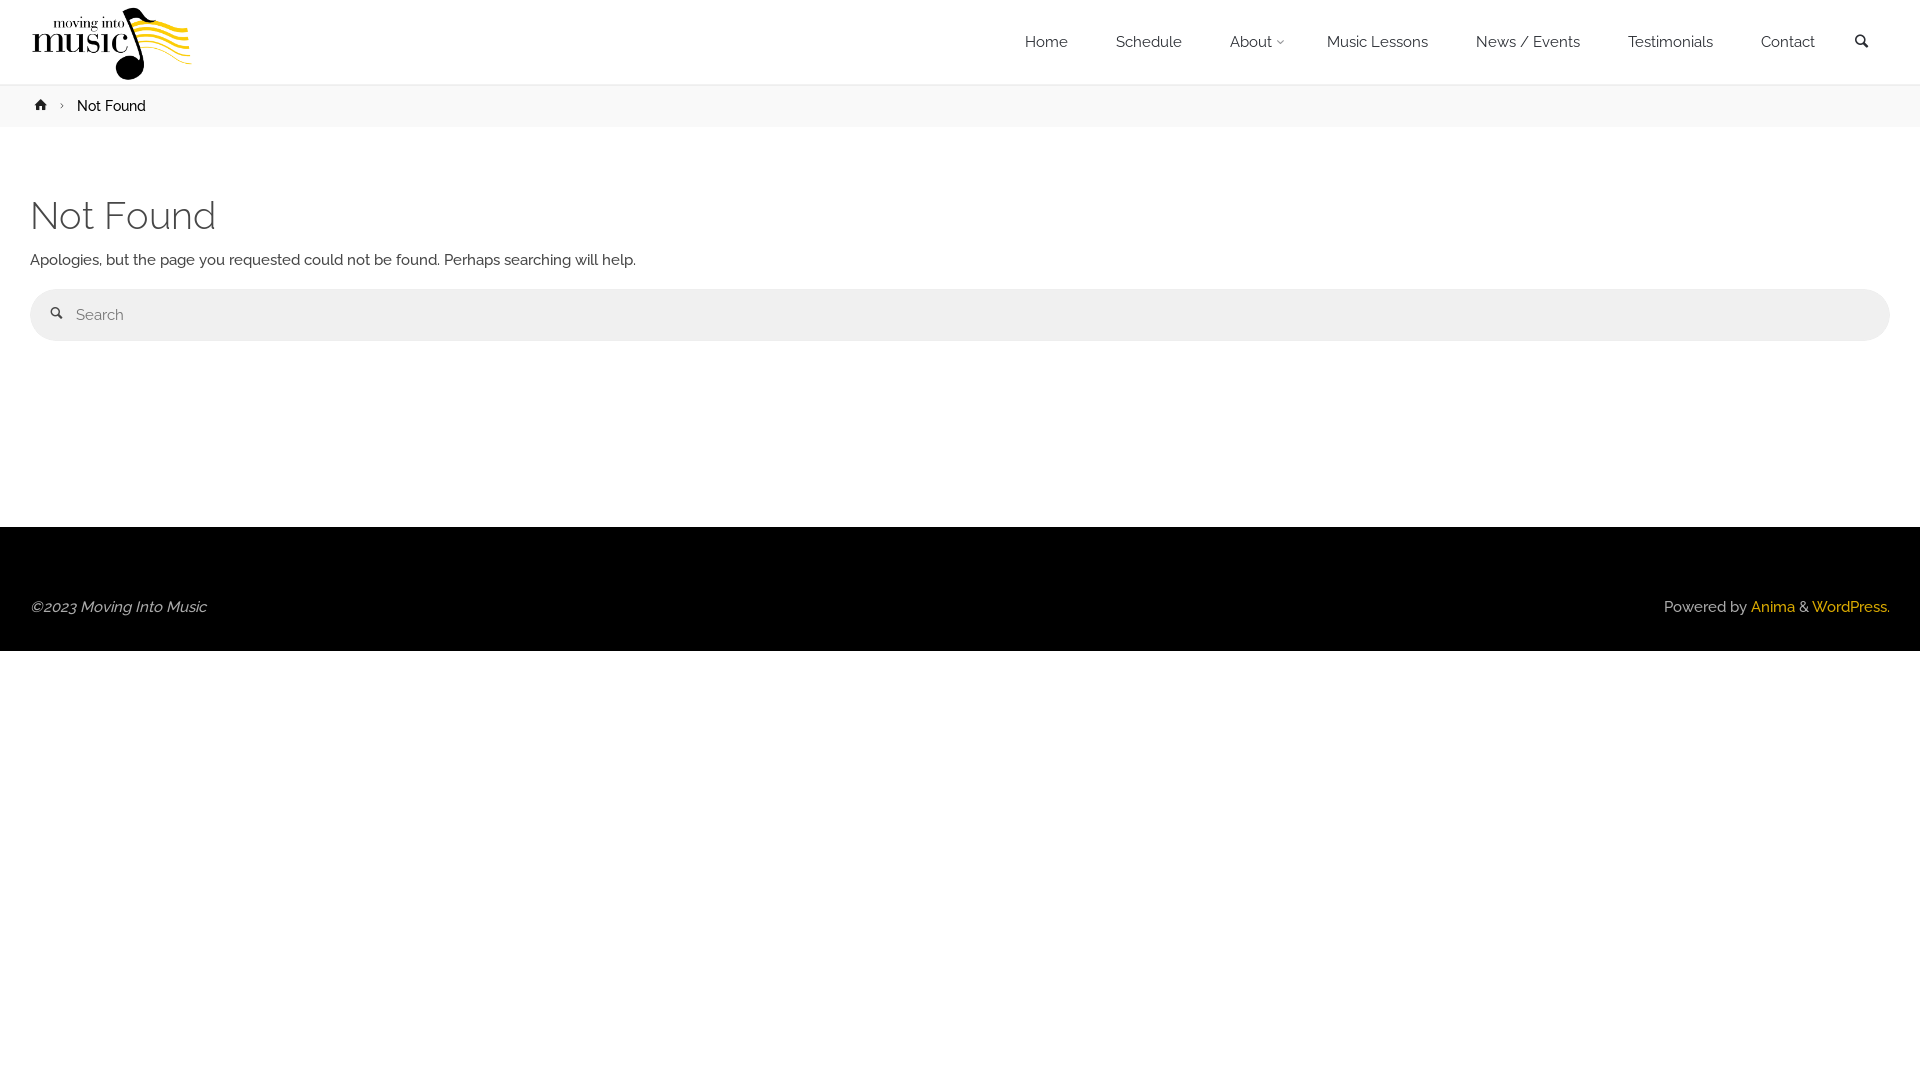  What do you see at coordinates (1376, 42) in the screenshot?
I see `'Music Lessons'` at bounding box center [1376, 42].